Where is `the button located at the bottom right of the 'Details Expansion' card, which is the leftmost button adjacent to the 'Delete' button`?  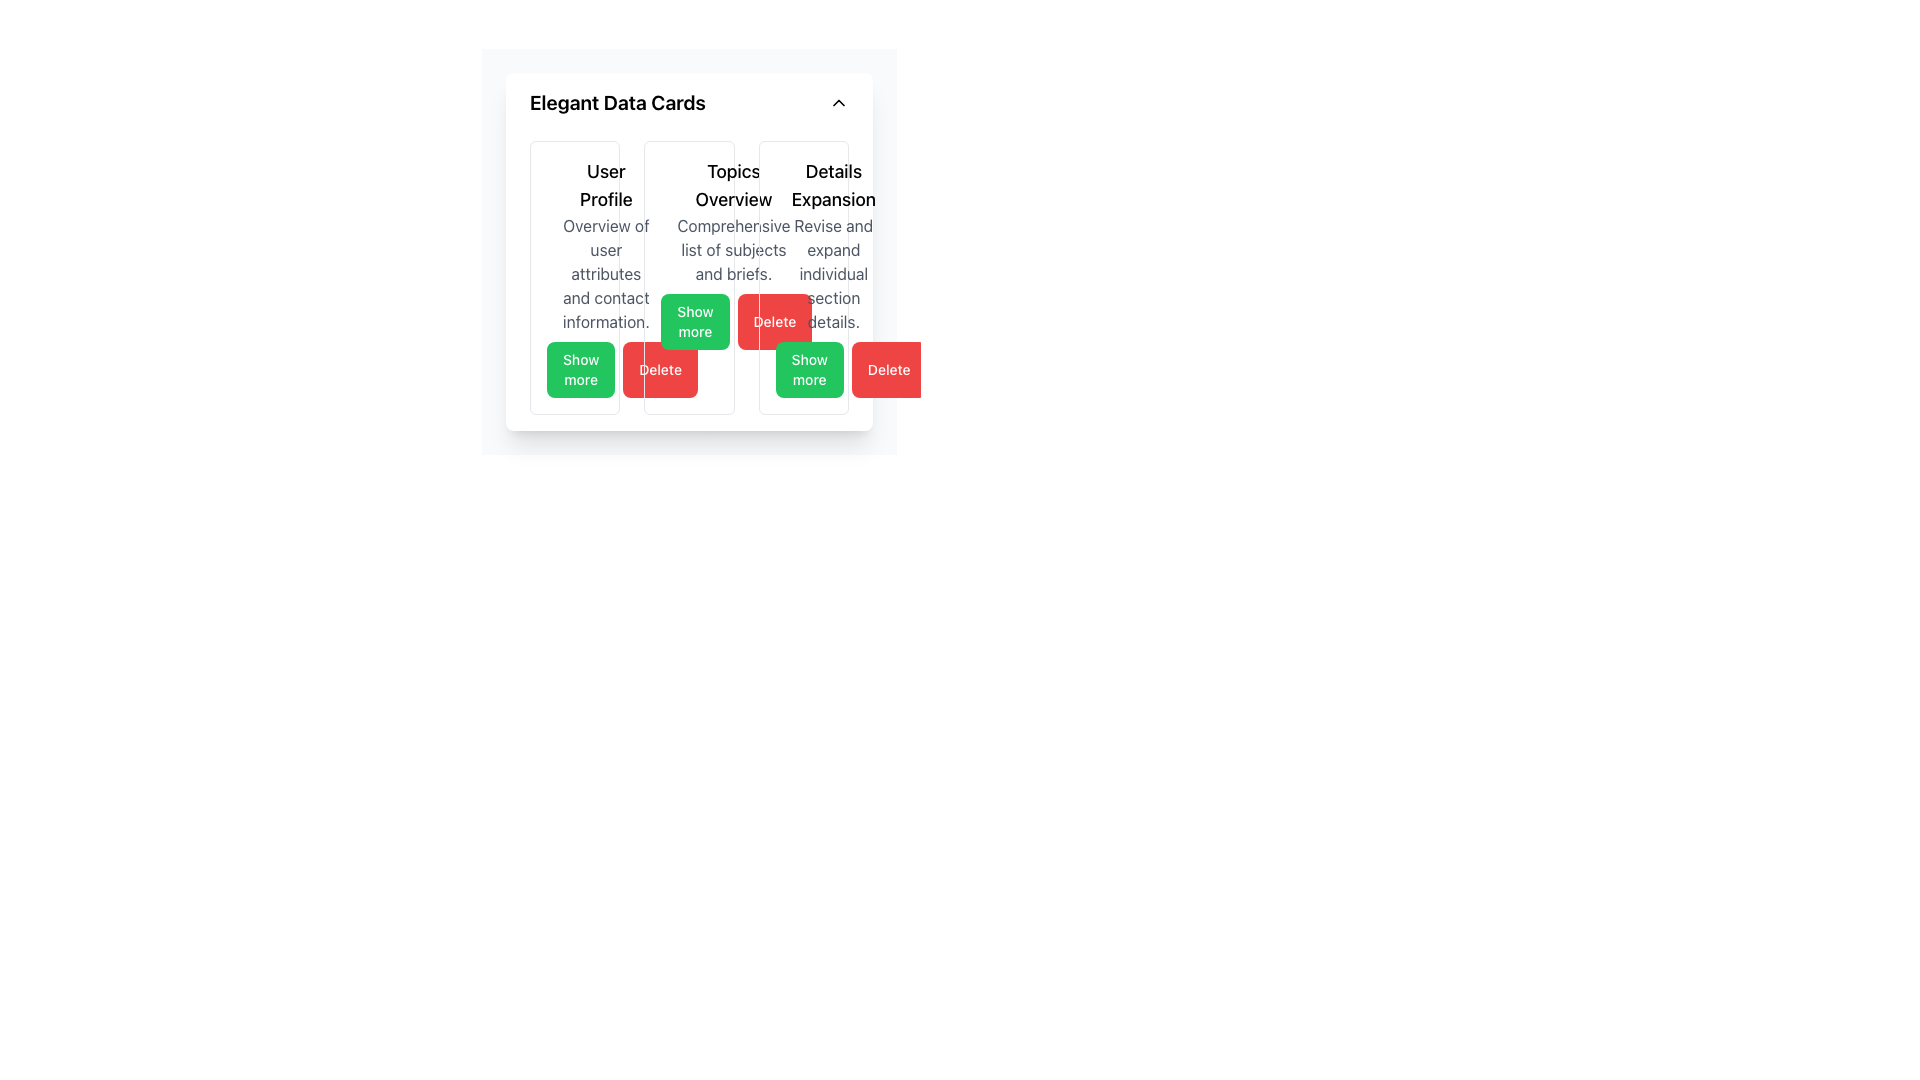 the button located at the bottom right of the 'Details Expansion' card, which is the leftmost button adjacent to the 'Delete' button is located at coordinates (803, 370).